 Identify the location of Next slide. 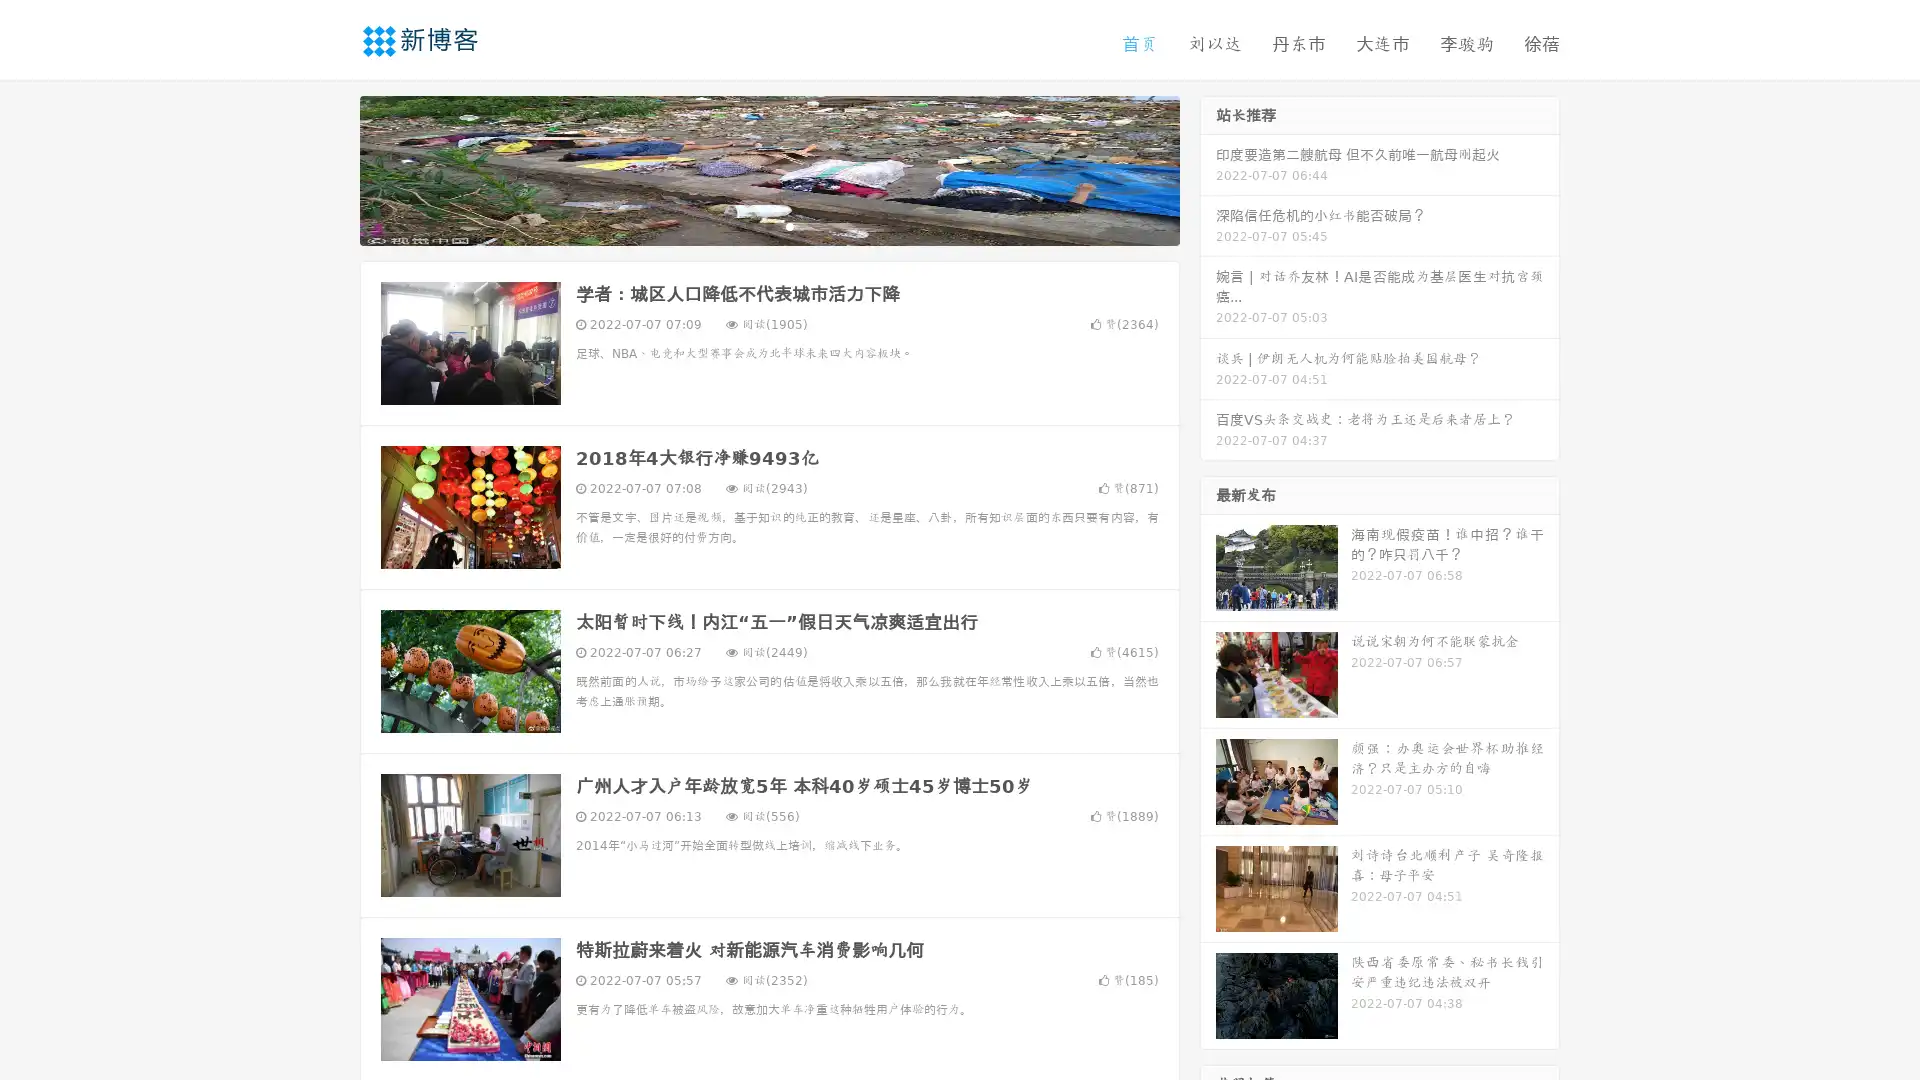
(1208, 168).